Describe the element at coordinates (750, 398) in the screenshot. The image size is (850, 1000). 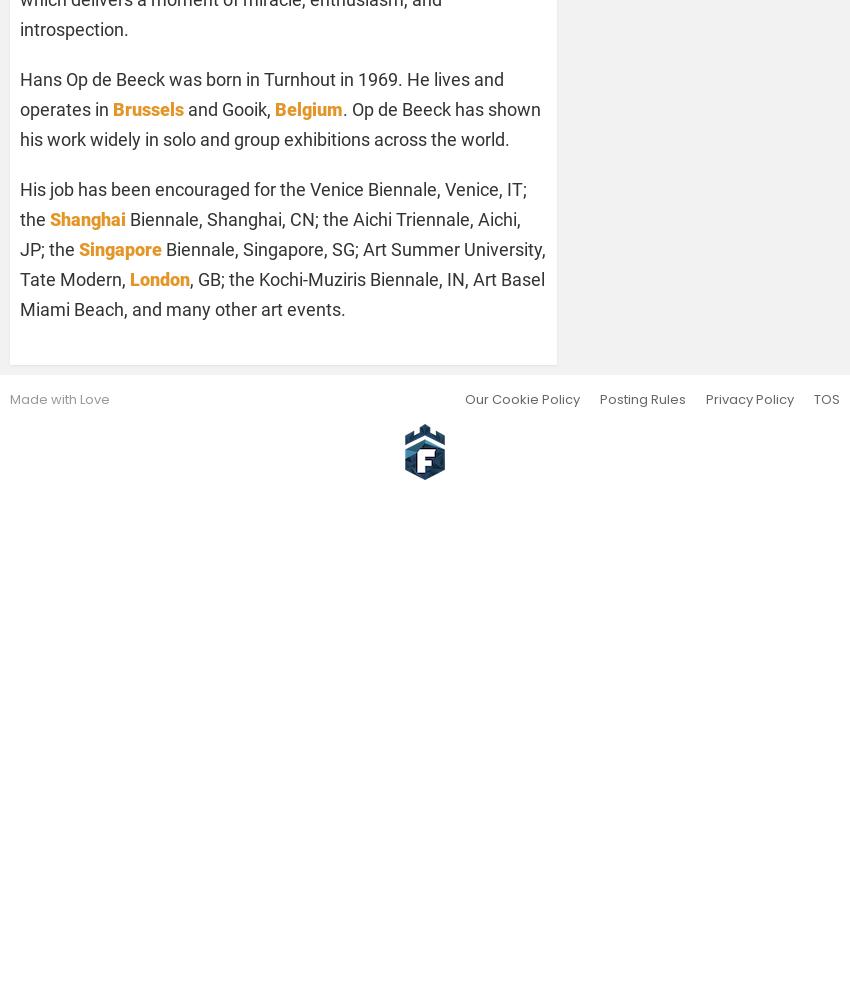
I see `'Privacy Policy'` at that location.